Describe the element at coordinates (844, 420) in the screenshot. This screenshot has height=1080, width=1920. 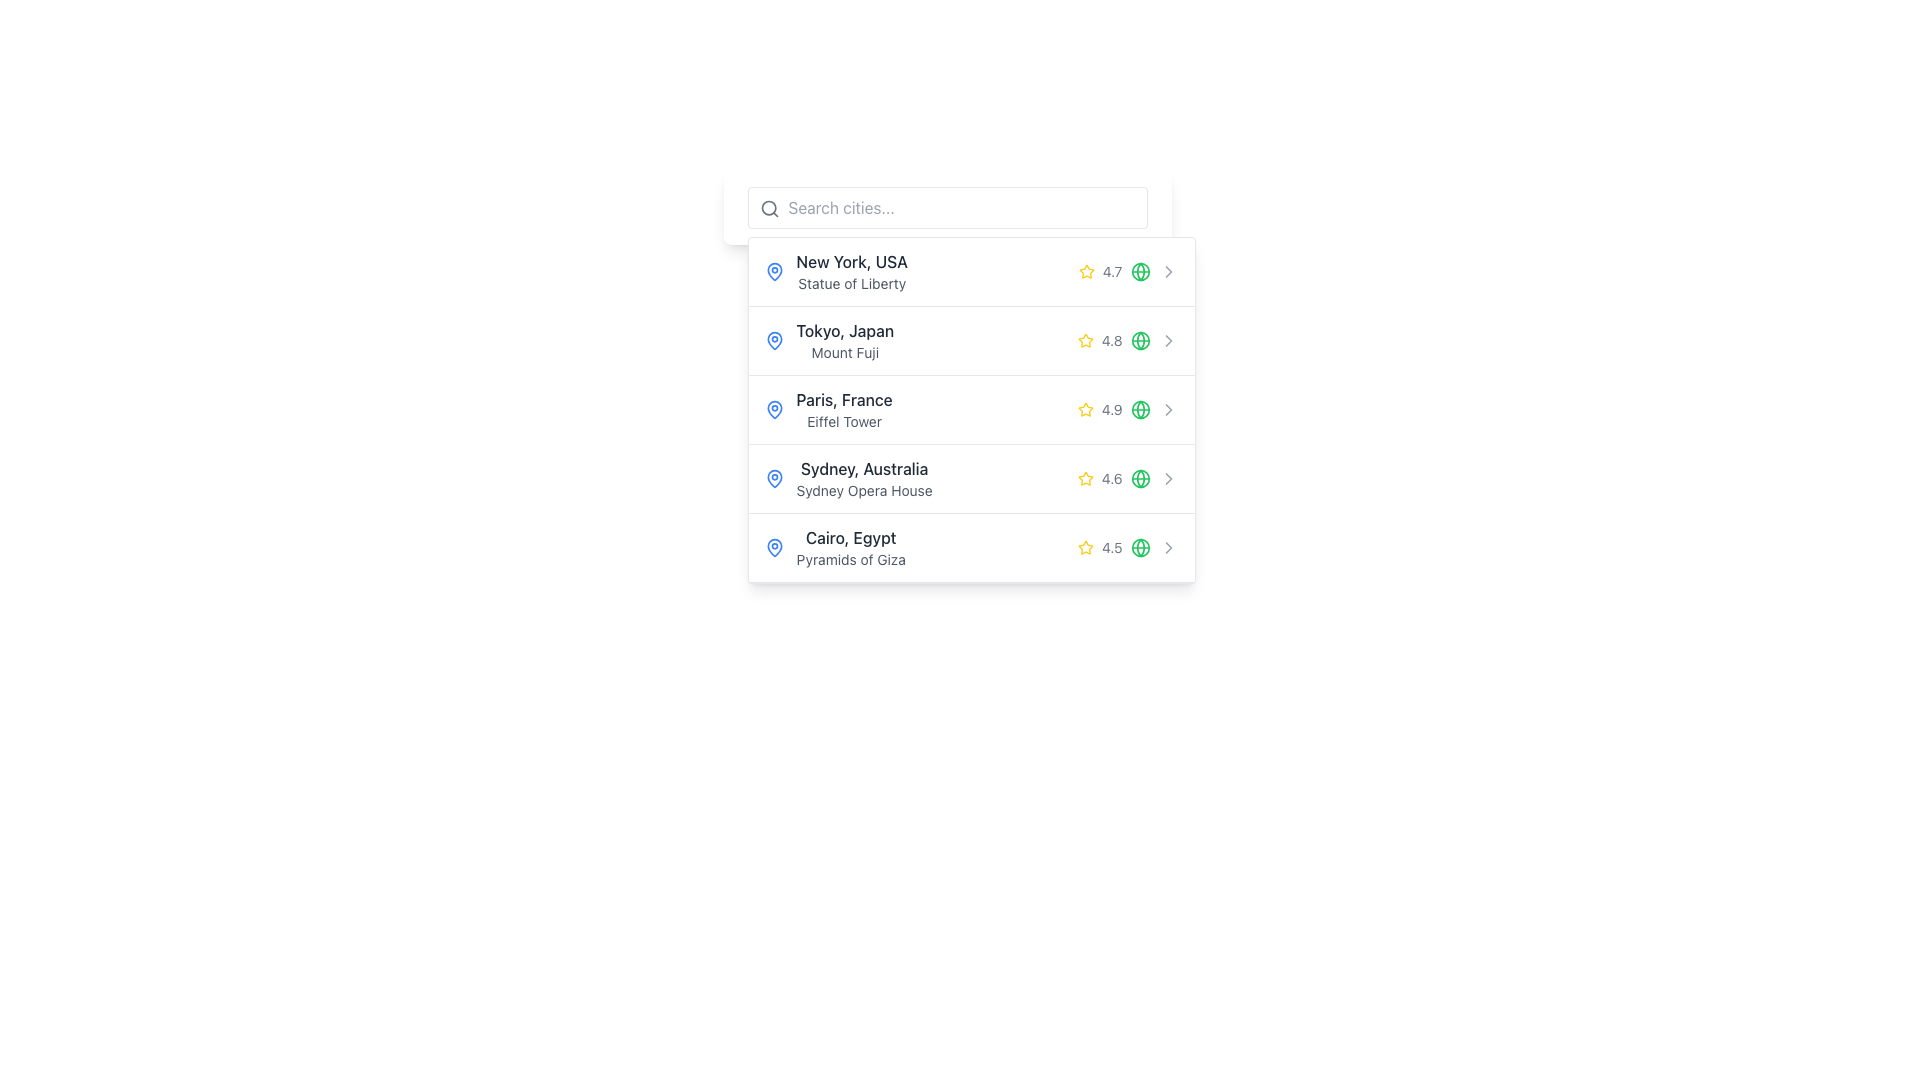
I see `the Text Label that provides additional descriptive information about the main title text 'Paris, France', located directly below the main text of the entry` at that location.